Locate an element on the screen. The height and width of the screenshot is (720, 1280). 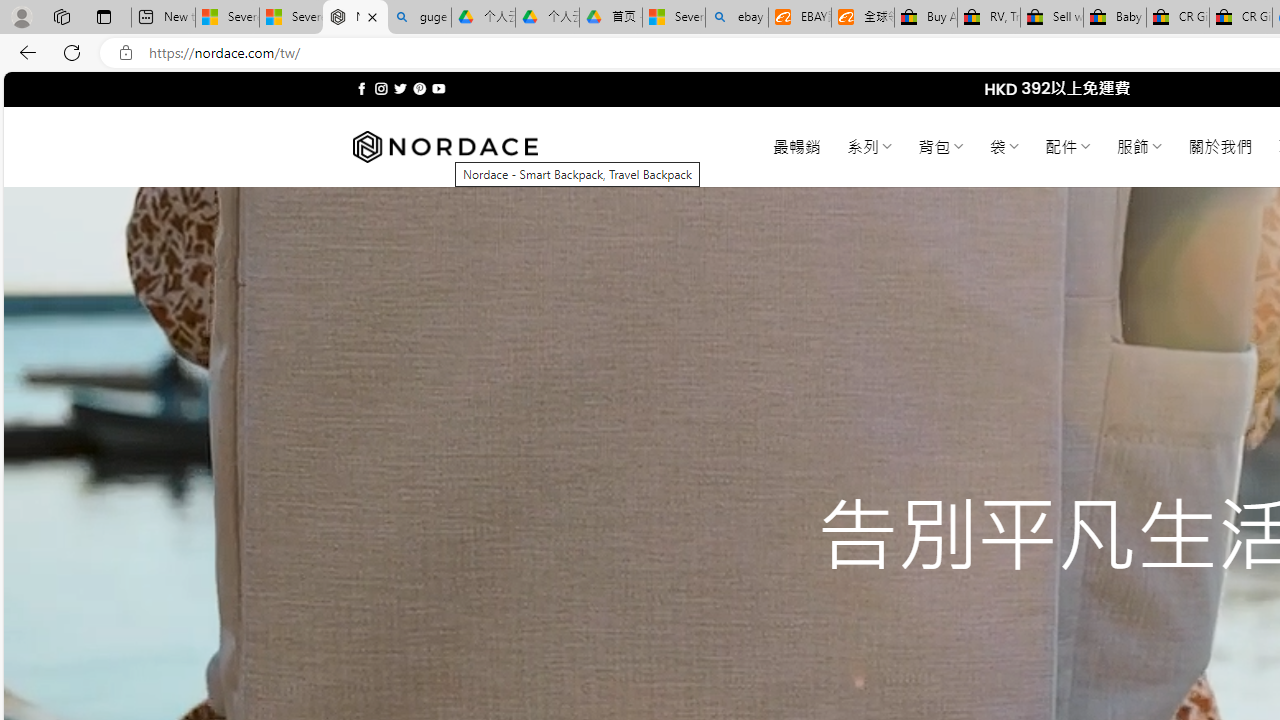
'Follow on Pinterest' is located at coordinates (418, 88).